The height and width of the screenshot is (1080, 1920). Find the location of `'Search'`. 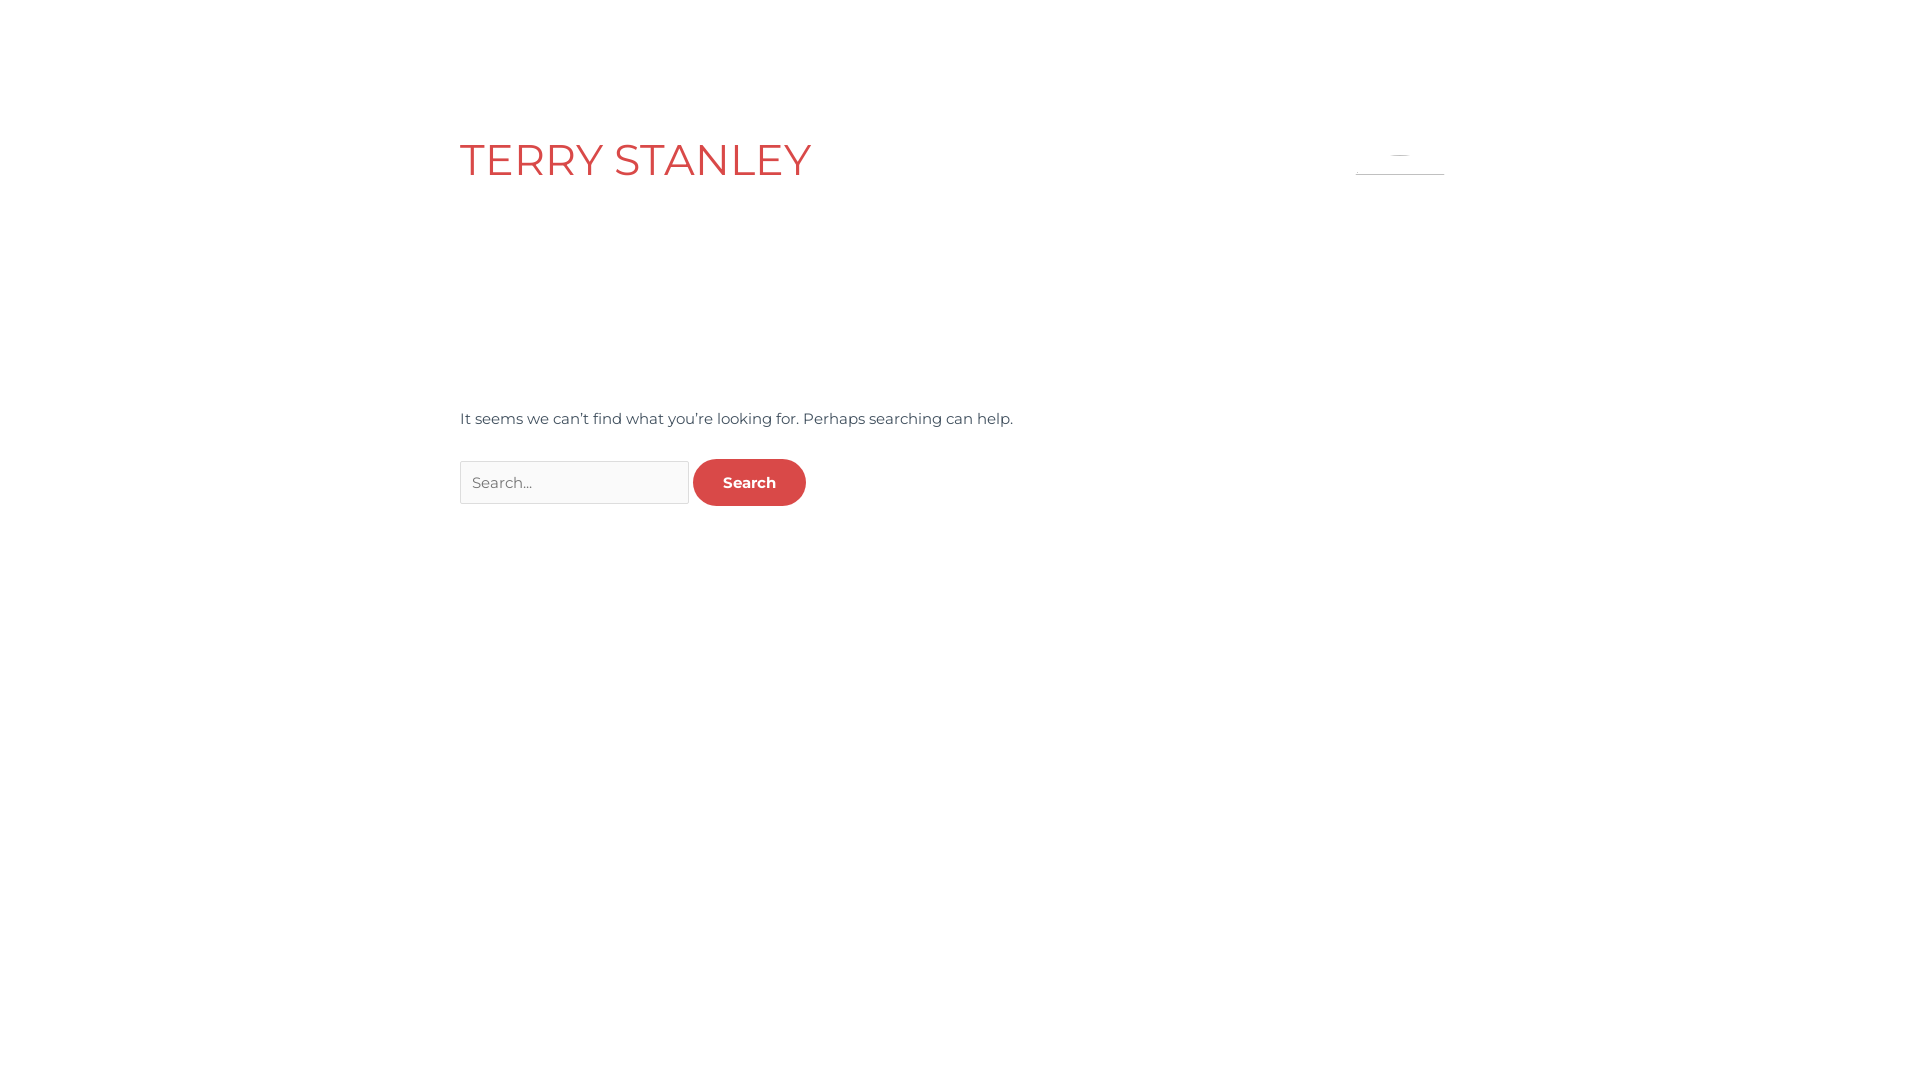

'Search' is located at coordinates (692, 482).